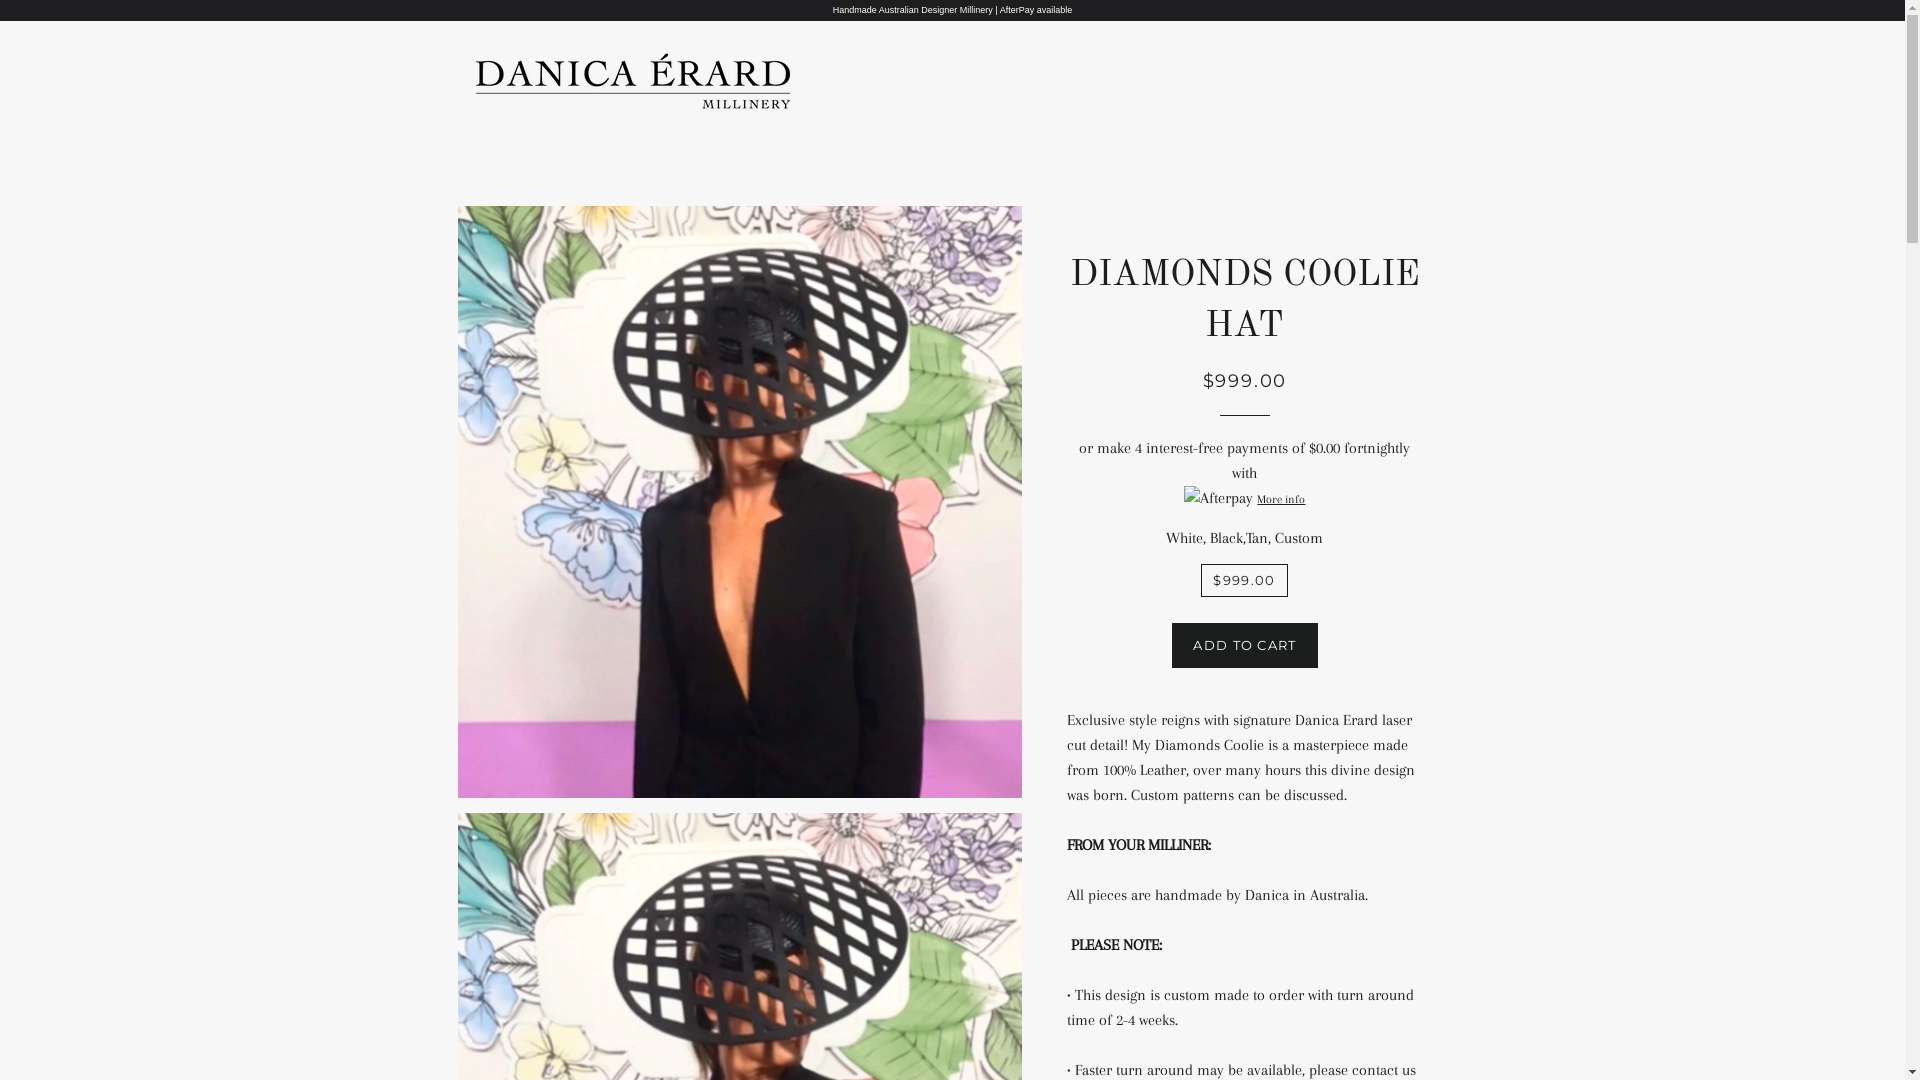 The image size is (1920, 1080). What do you see at coordinates (1243, 644) in the screenshot?
I see `'ADD TO CART'` at bounding box center [1243, 644].